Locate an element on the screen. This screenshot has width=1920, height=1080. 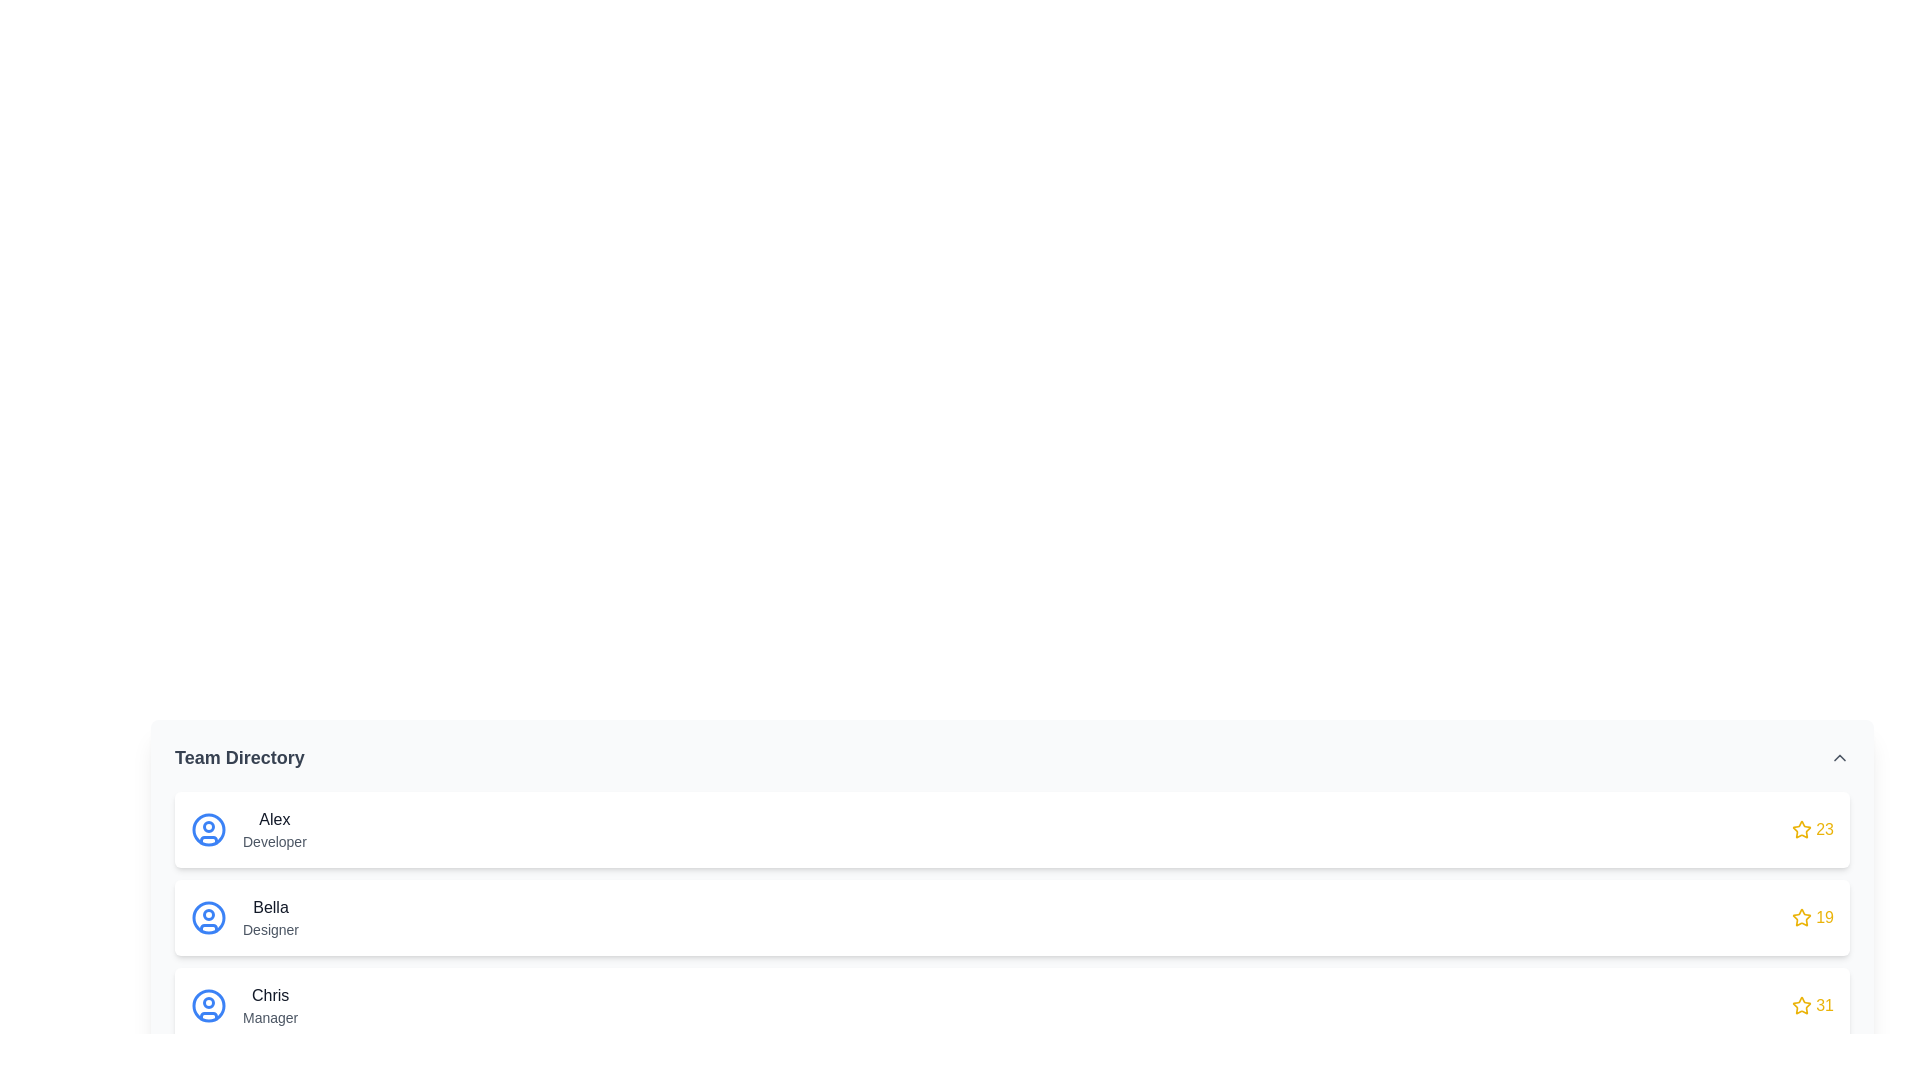
the name text of the user profile card representing 'Alex', who is identified as a 'Developer', located in the first row of a list is located at coordinates (247, 829).